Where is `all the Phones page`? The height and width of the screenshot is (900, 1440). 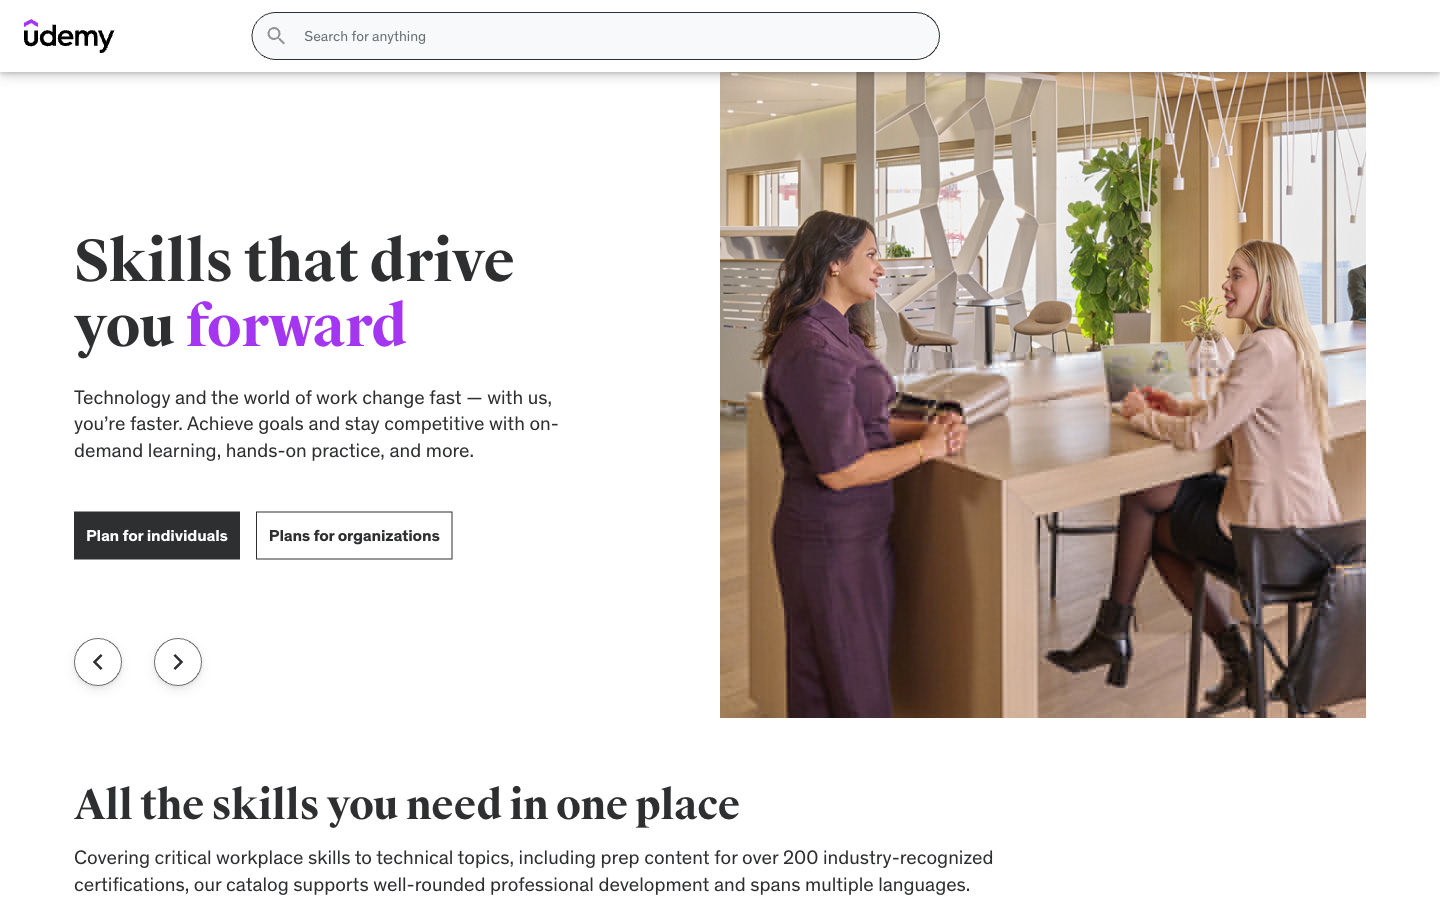 all the Phones page is located at coordinates (768, 91).